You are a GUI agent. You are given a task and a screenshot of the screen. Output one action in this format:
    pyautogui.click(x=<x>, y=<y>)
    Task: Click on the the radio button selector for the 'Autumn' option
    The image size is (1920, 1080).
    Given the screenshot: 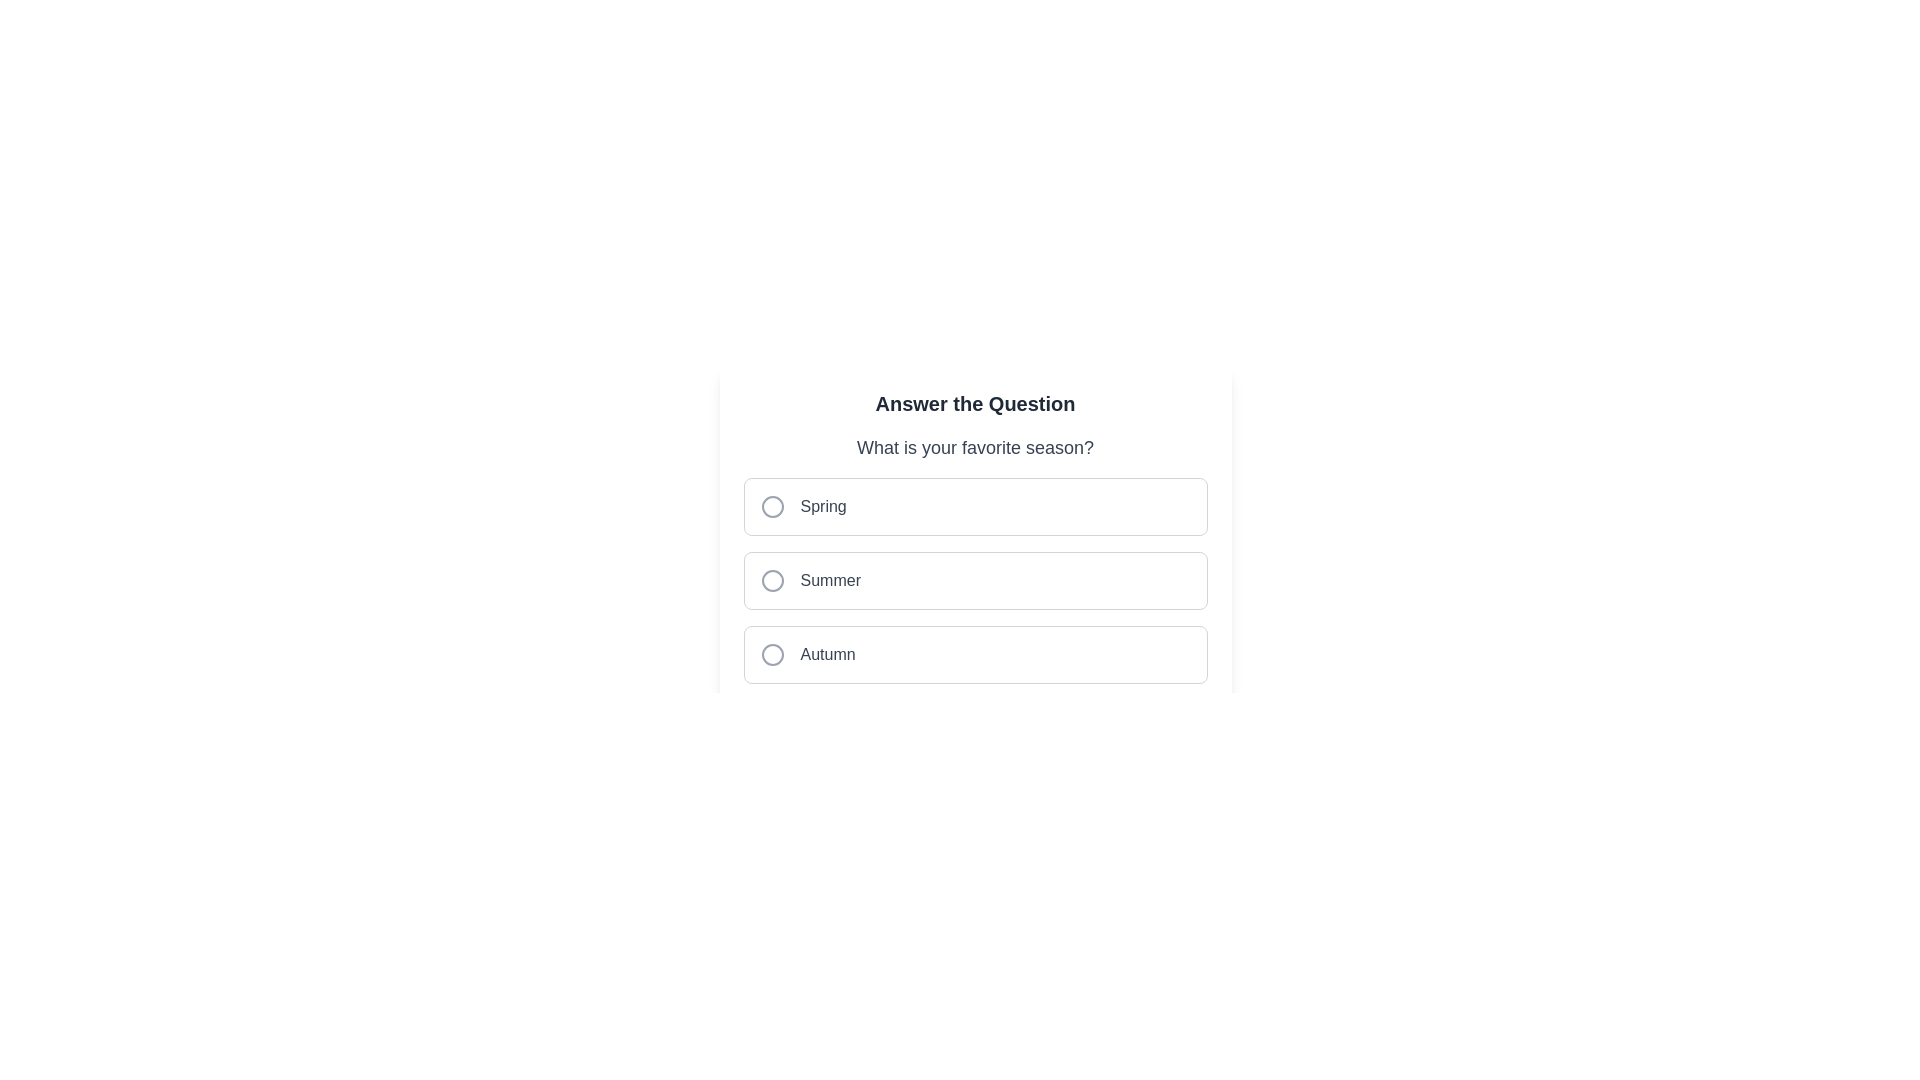 What is the action you would take?
    pyautogui.click(x=771, y=655)
    